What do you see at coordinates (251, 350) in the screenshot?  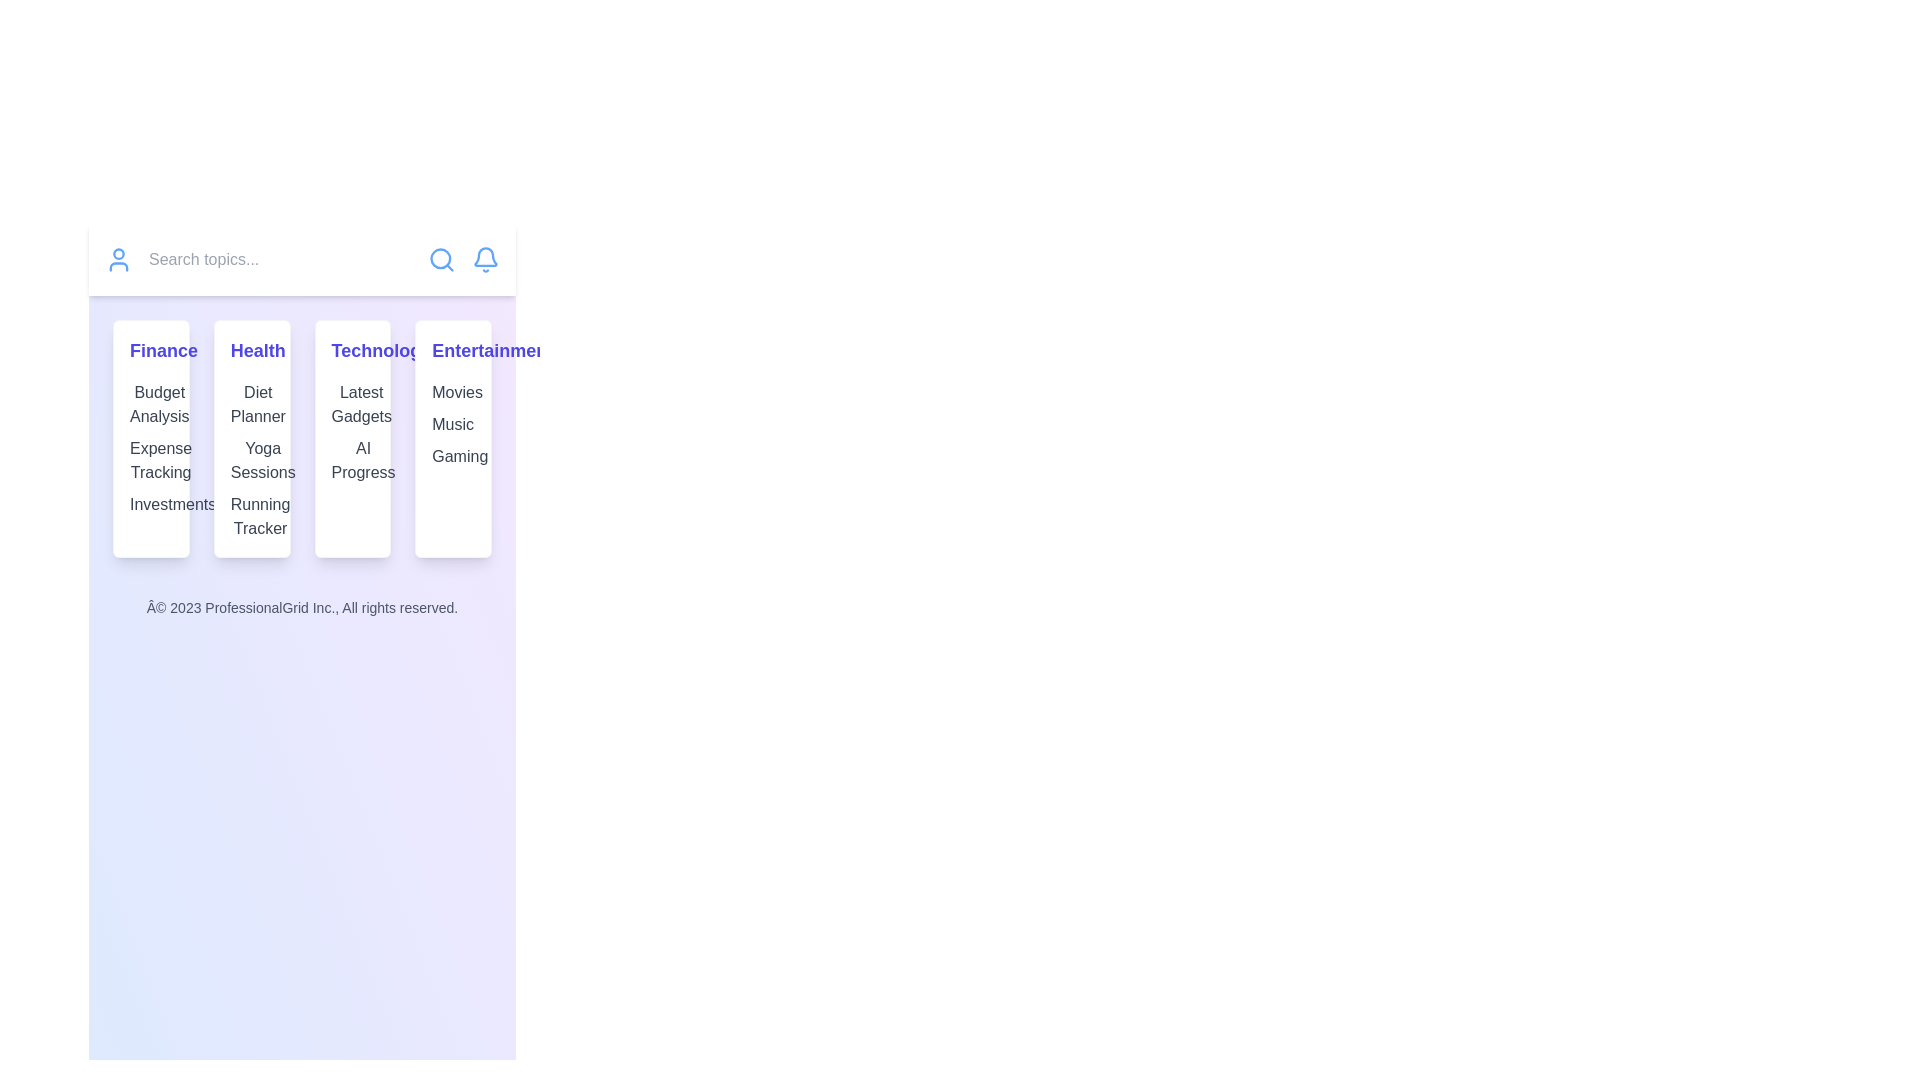 I see `the bold indigo 'Health' text at the top of the second card in a grid layout` at bounding box center [251, 350].